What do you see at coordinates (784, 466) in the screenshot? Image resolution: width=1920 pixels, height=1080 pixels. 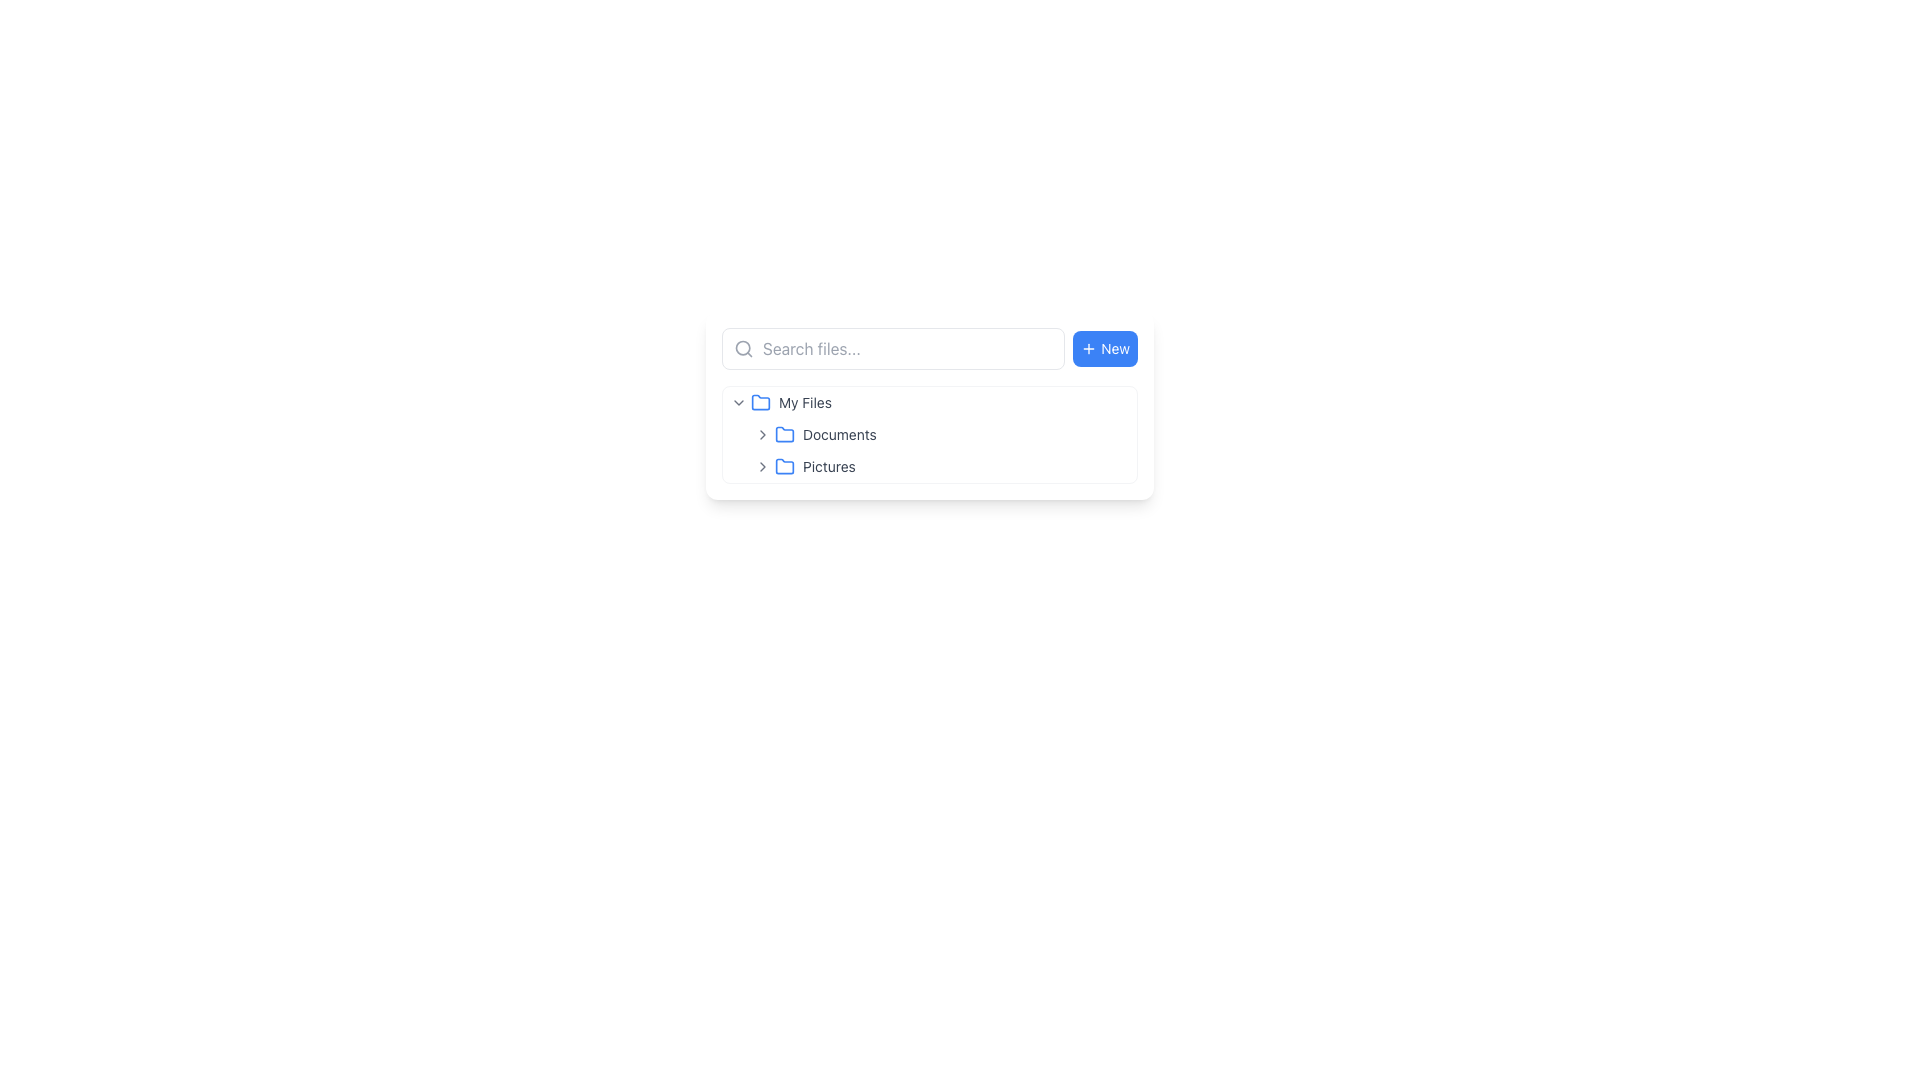 I see `the folder-shaped icon with a blue outline, which is positioned to the left of the text 'Pictures' in the interface` at bounding box center [784, 466].